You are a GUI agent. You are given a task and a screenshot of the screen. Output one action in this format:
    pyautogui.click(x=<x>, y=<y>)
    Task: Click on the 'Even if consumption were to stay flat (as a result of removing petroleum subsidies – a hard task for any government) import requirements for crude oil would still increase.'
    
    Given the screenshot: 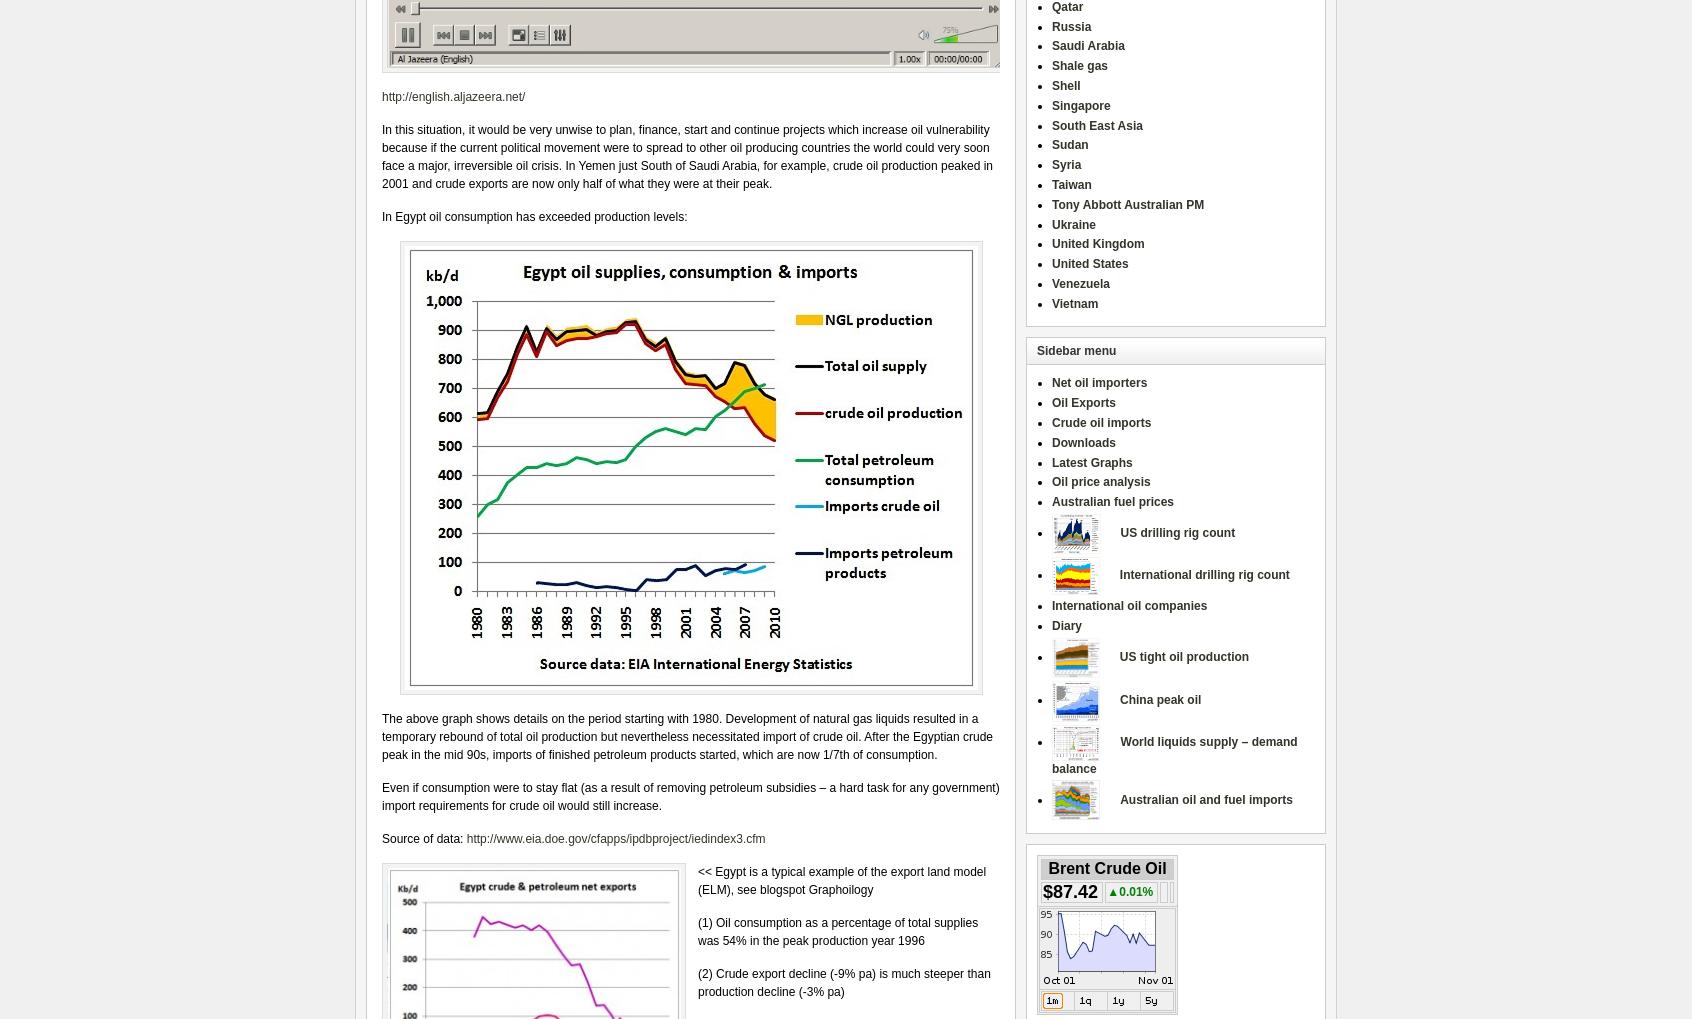 What is the action you would take?
    pyautogui.click(x=690, y=796)
    